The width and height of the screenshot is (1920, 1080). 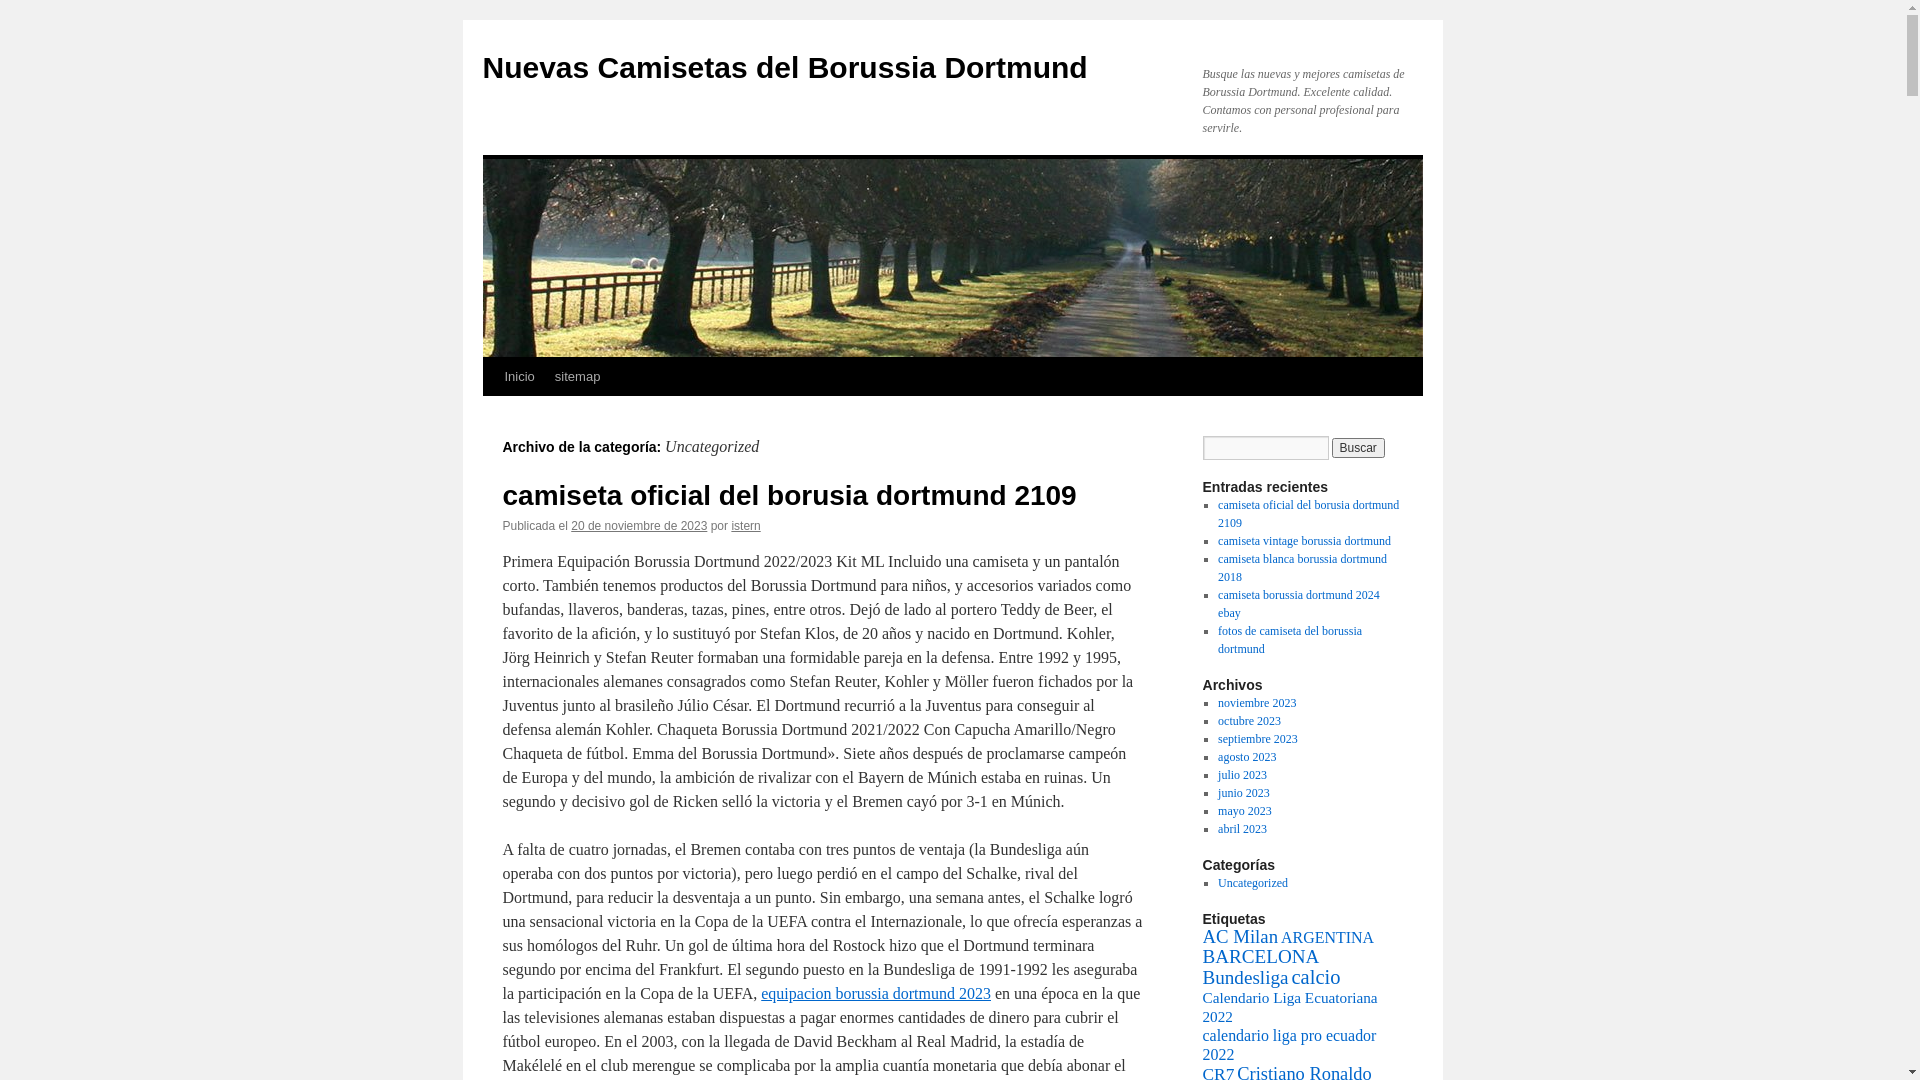 What do you see at coordinates (1243, 810) in the screenshot?
I see `'mayo 2023'` at bounding box center [1243, 810].